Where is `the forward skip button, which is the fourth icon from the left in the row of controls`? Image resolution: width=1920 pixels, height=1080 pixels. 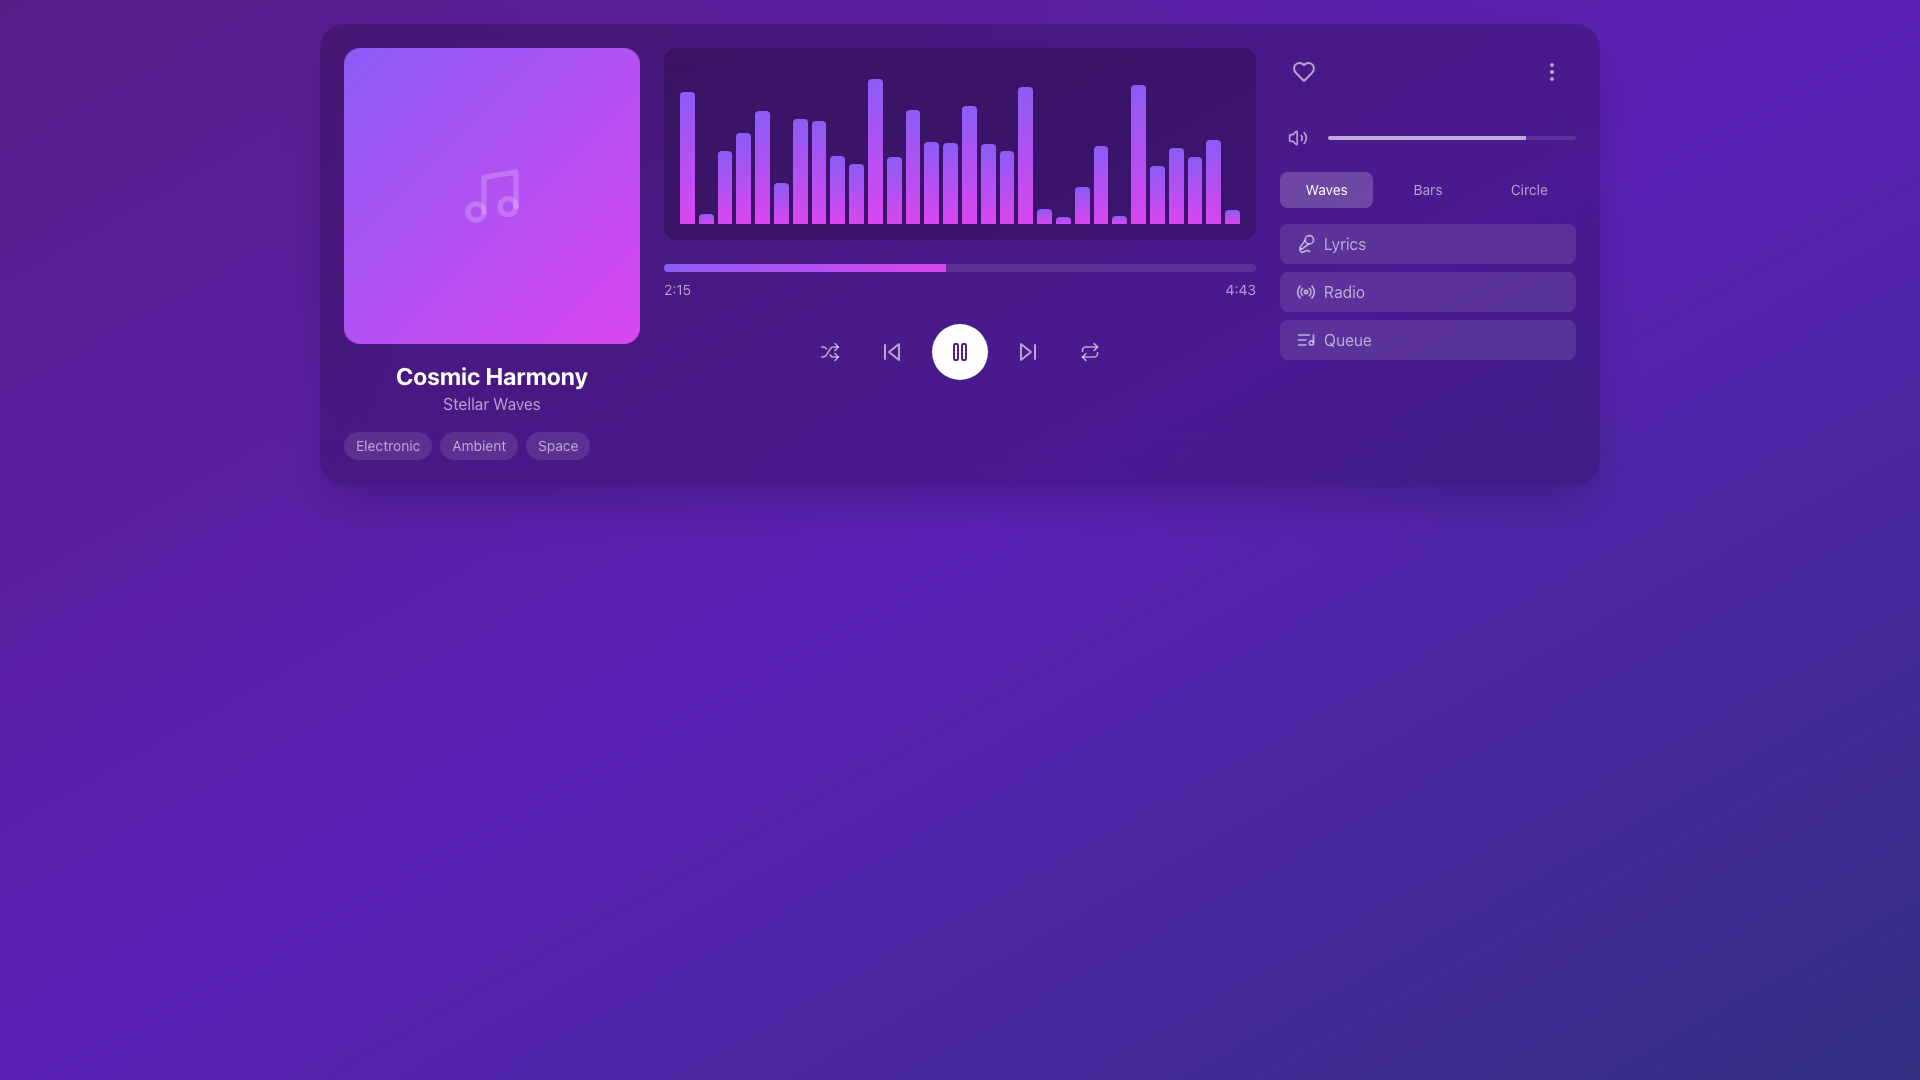 the forward skip button, which is the fourth icon from the left in the row of controls is located at coordinates (1027, 350).